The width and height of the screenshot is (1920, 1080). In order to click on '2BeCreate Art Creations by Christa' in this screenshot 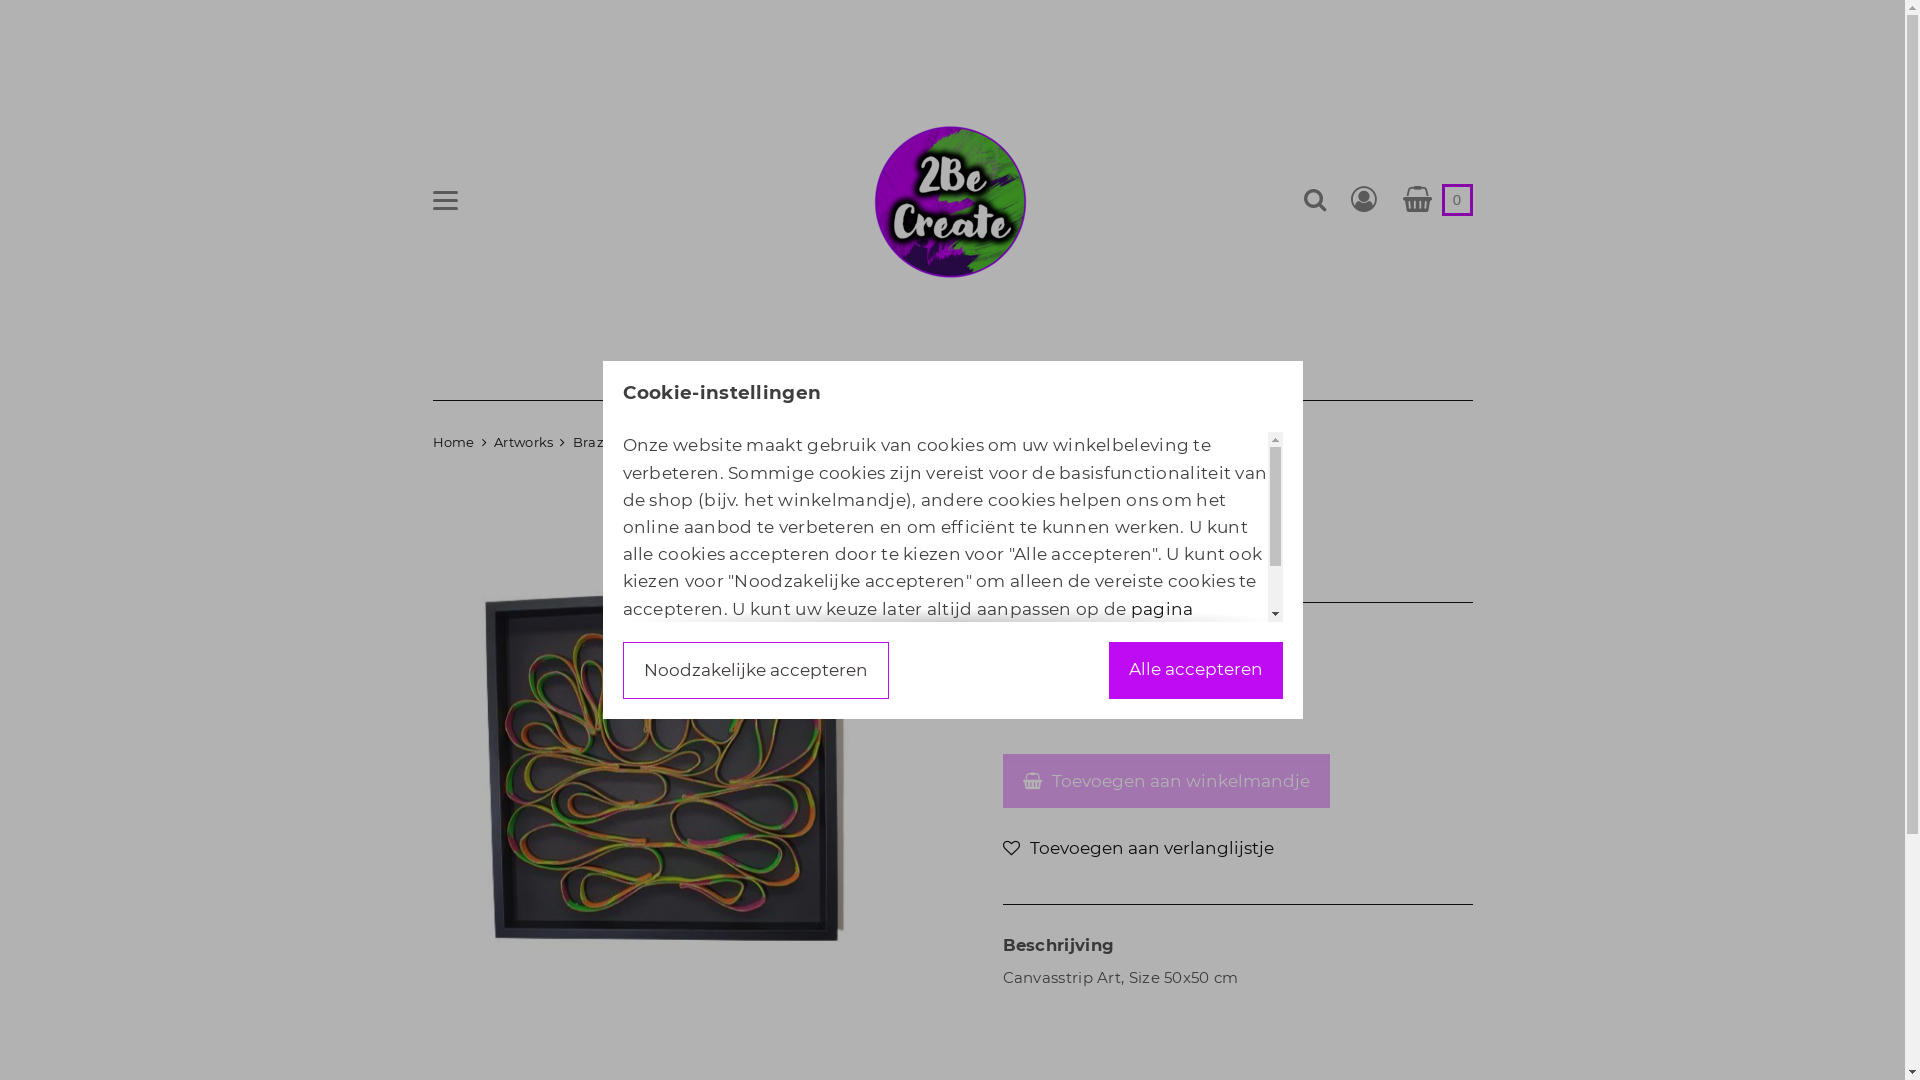, I will do `click(951, 200)`.